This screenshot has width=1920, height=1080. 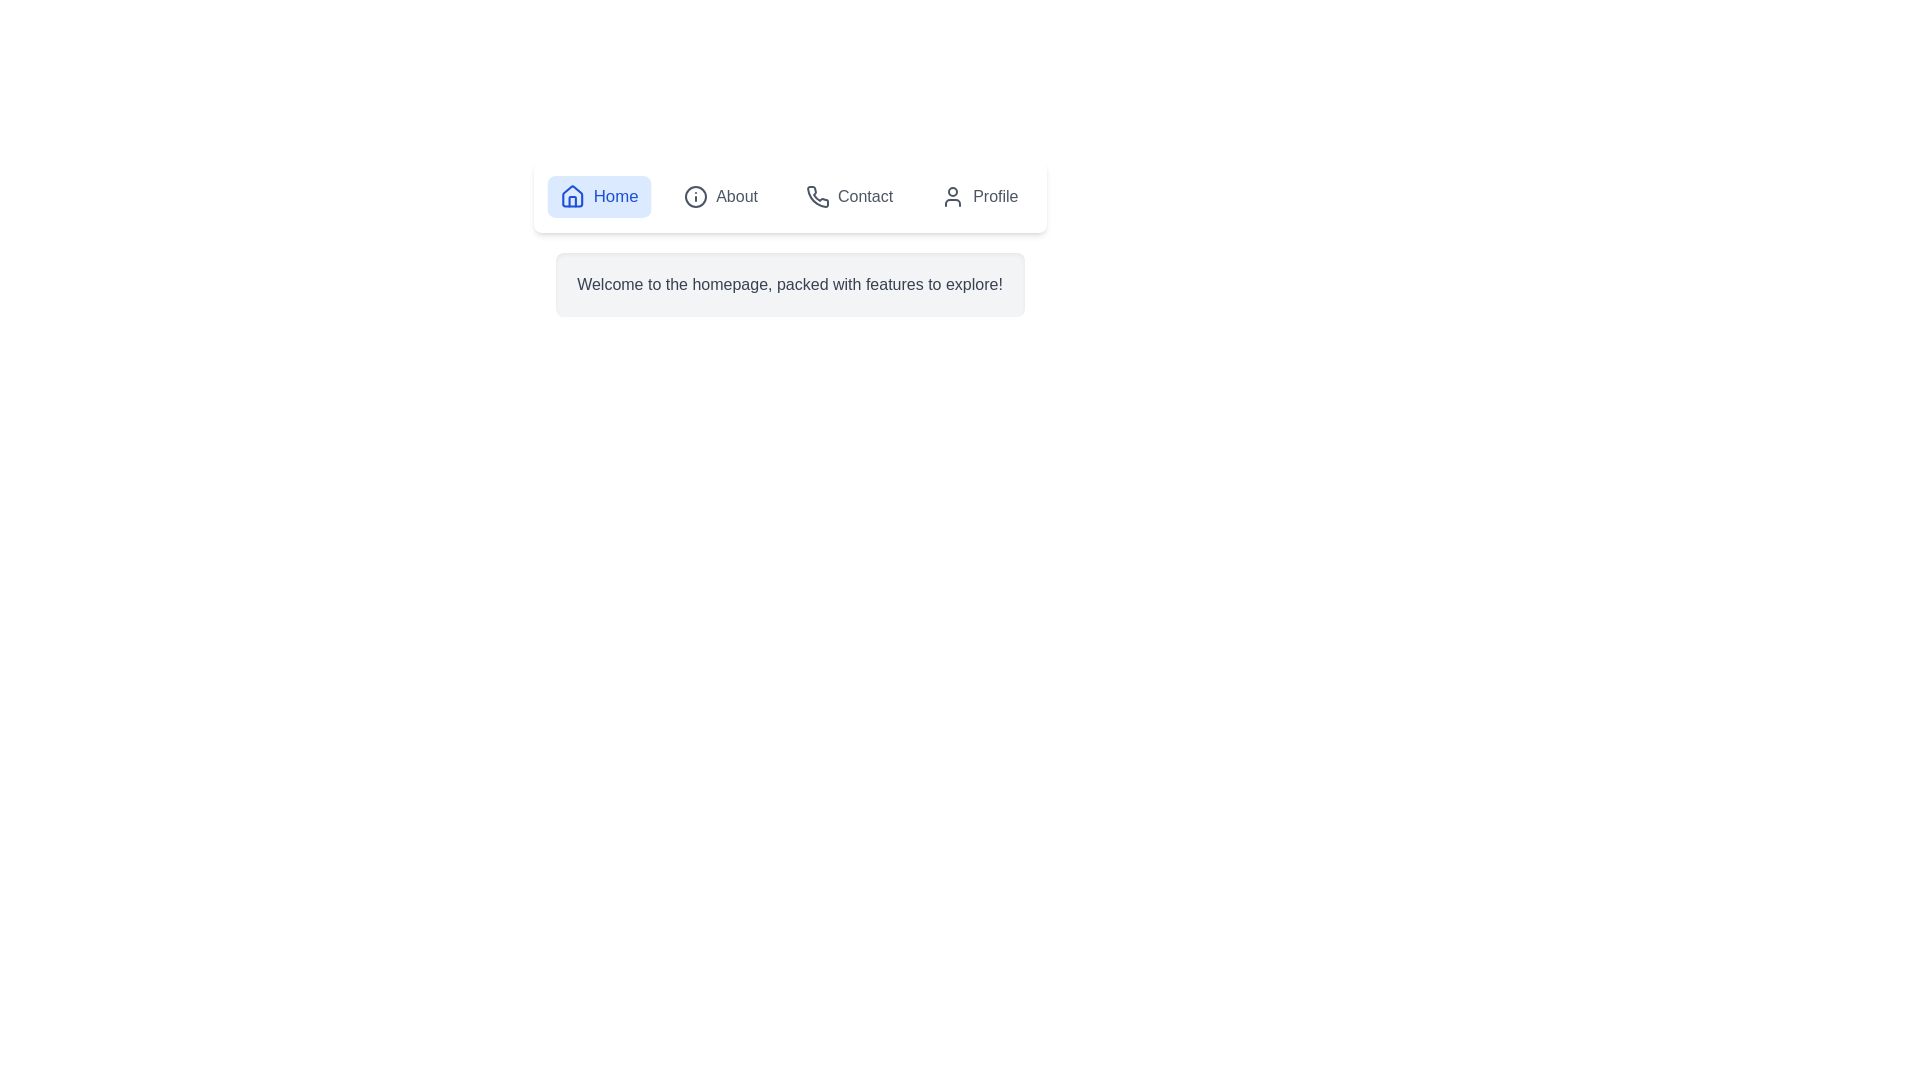 What do you see at coordinates (696, 196) in the screenshot?
I see `the icon of the About tab` at bounding box center [696, 196].